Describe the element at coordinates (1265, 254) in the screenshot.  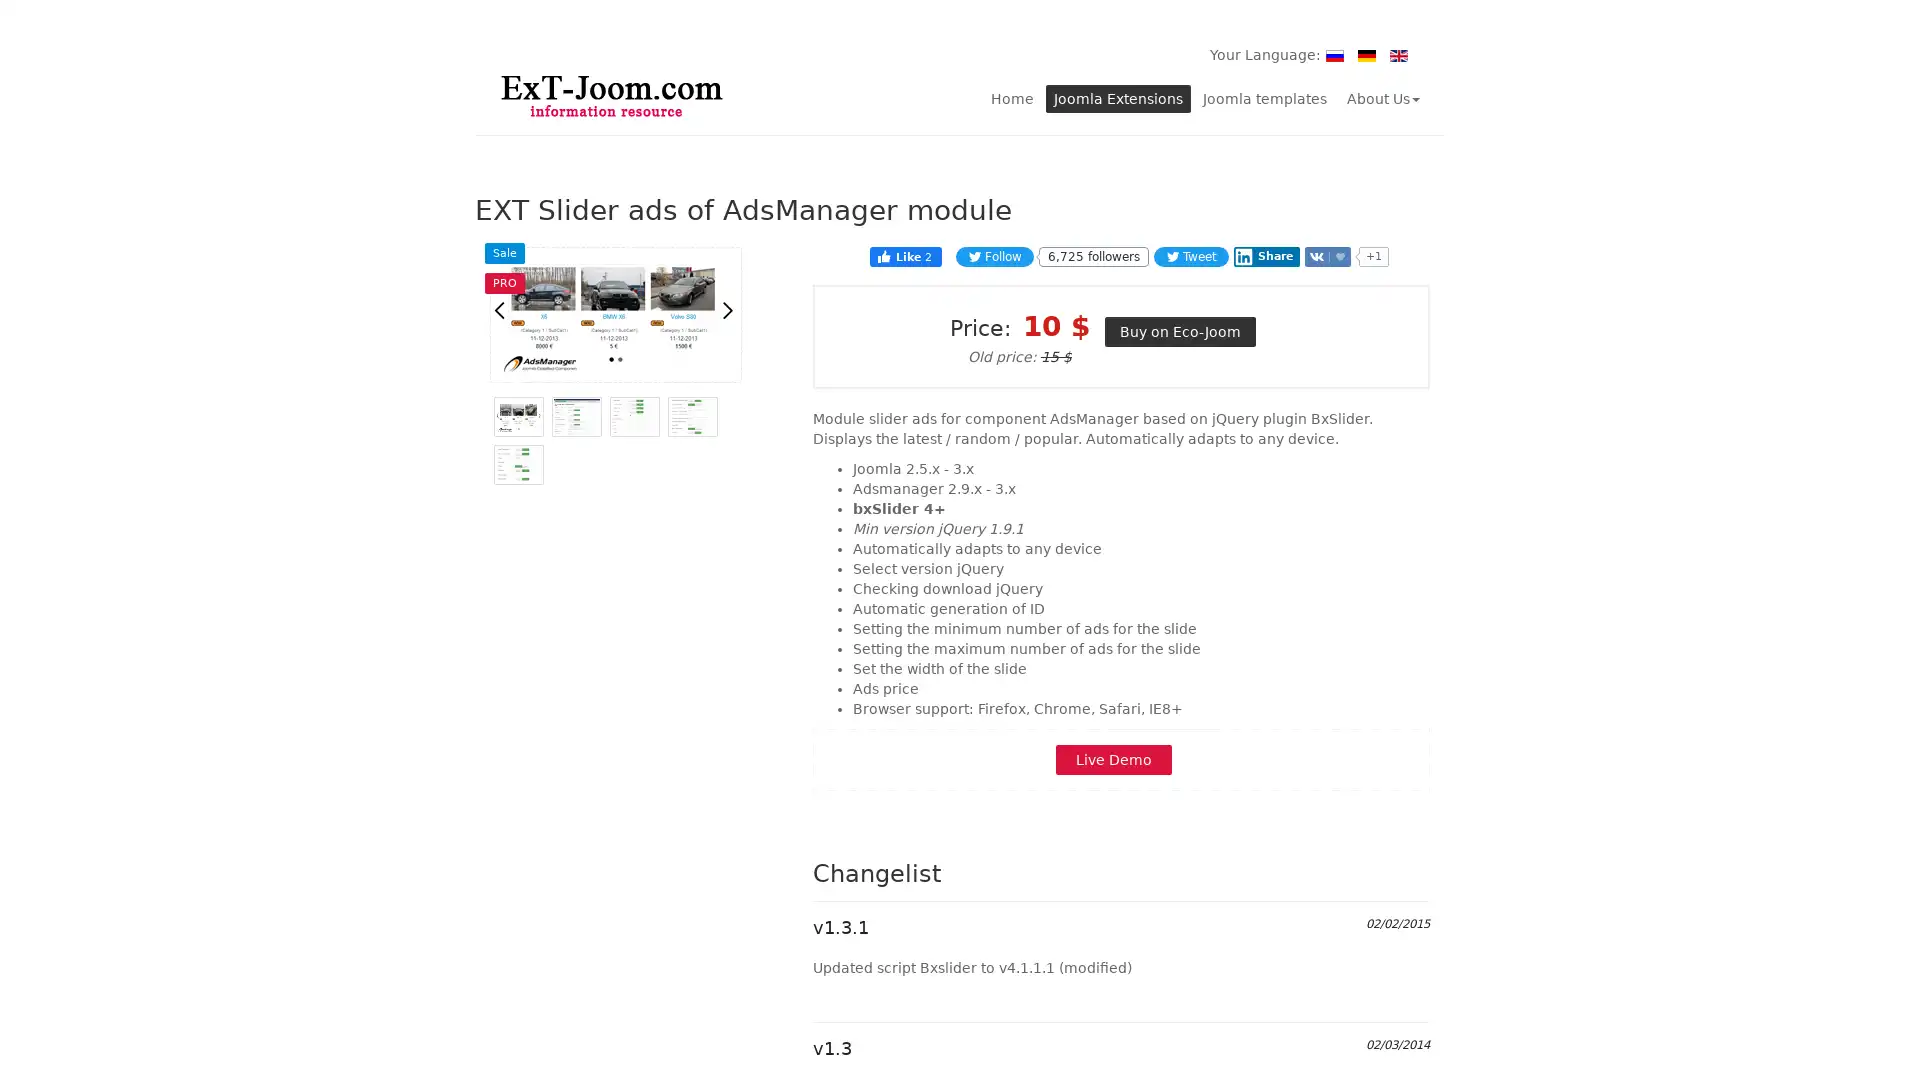
I see `Share` at that location.